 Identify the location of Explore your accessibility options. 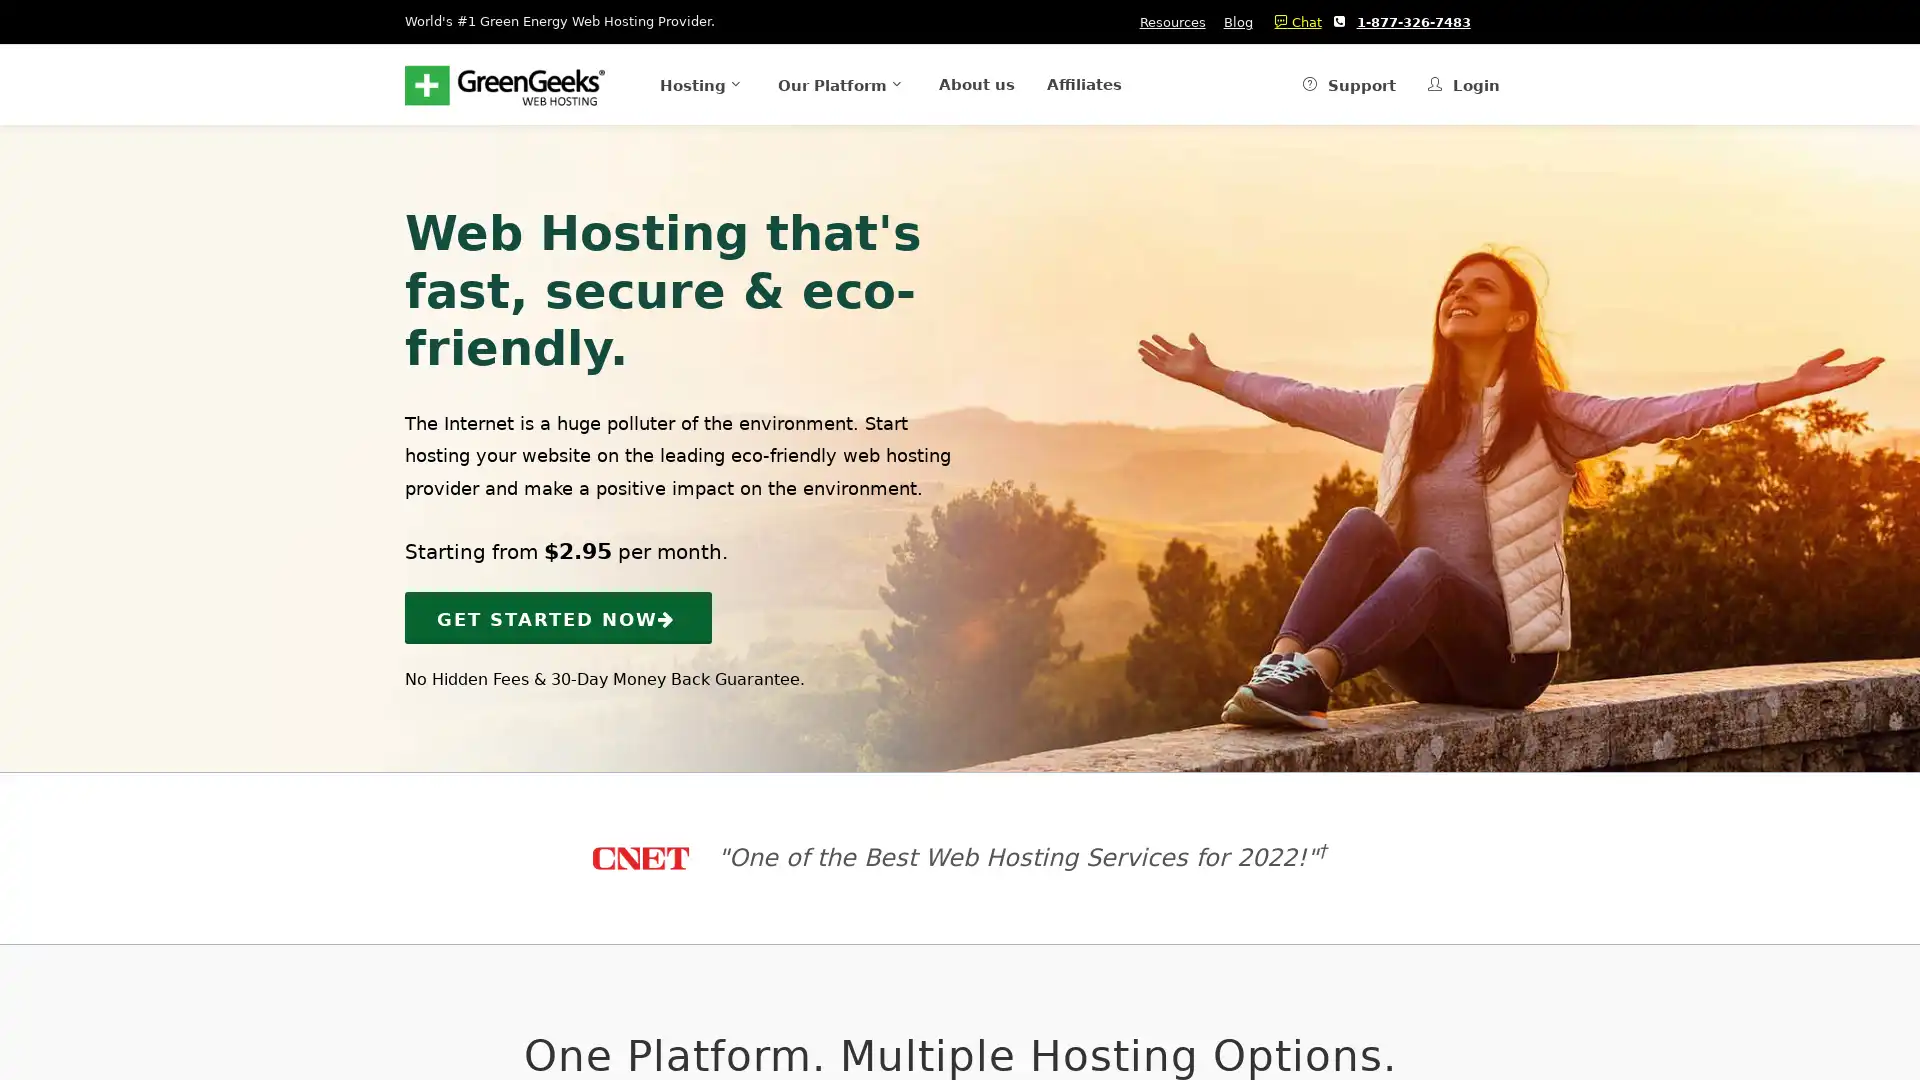
(32, 978).